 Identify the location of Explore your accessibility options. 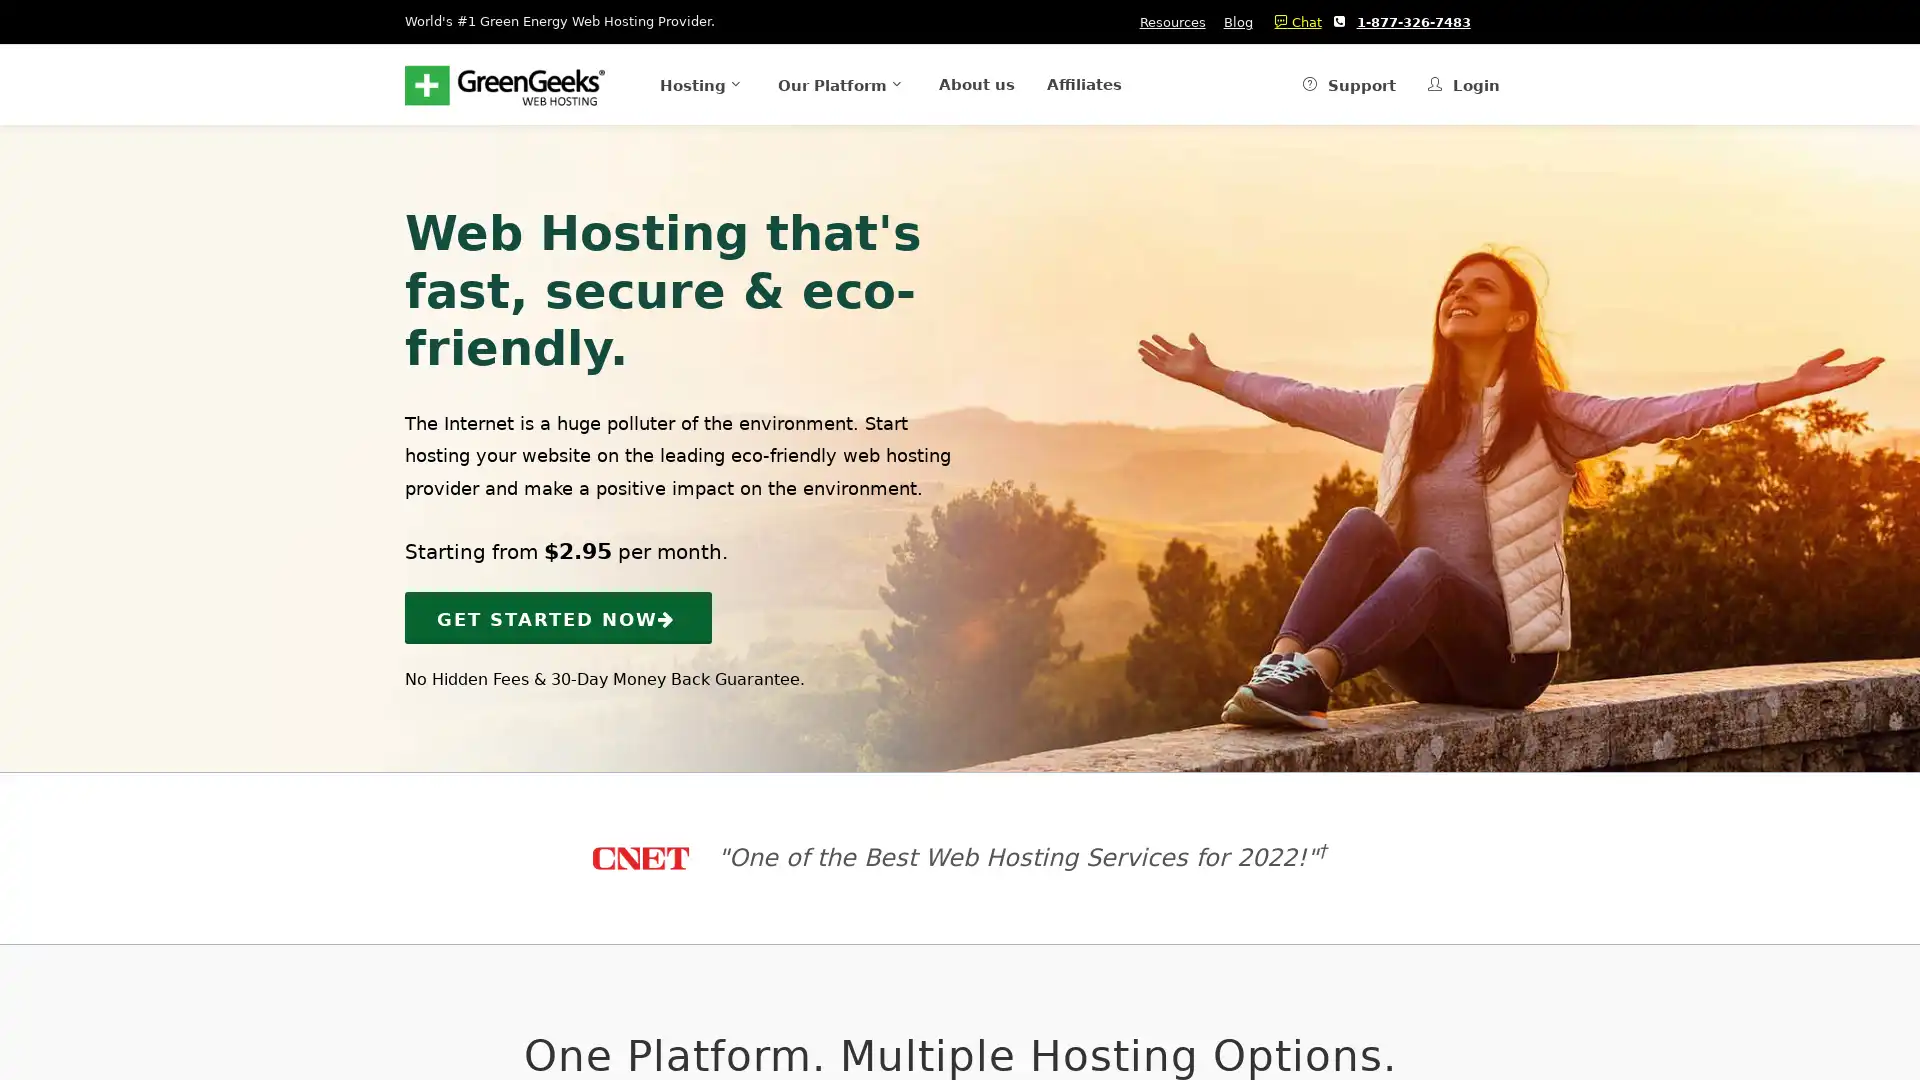
(32, 978).